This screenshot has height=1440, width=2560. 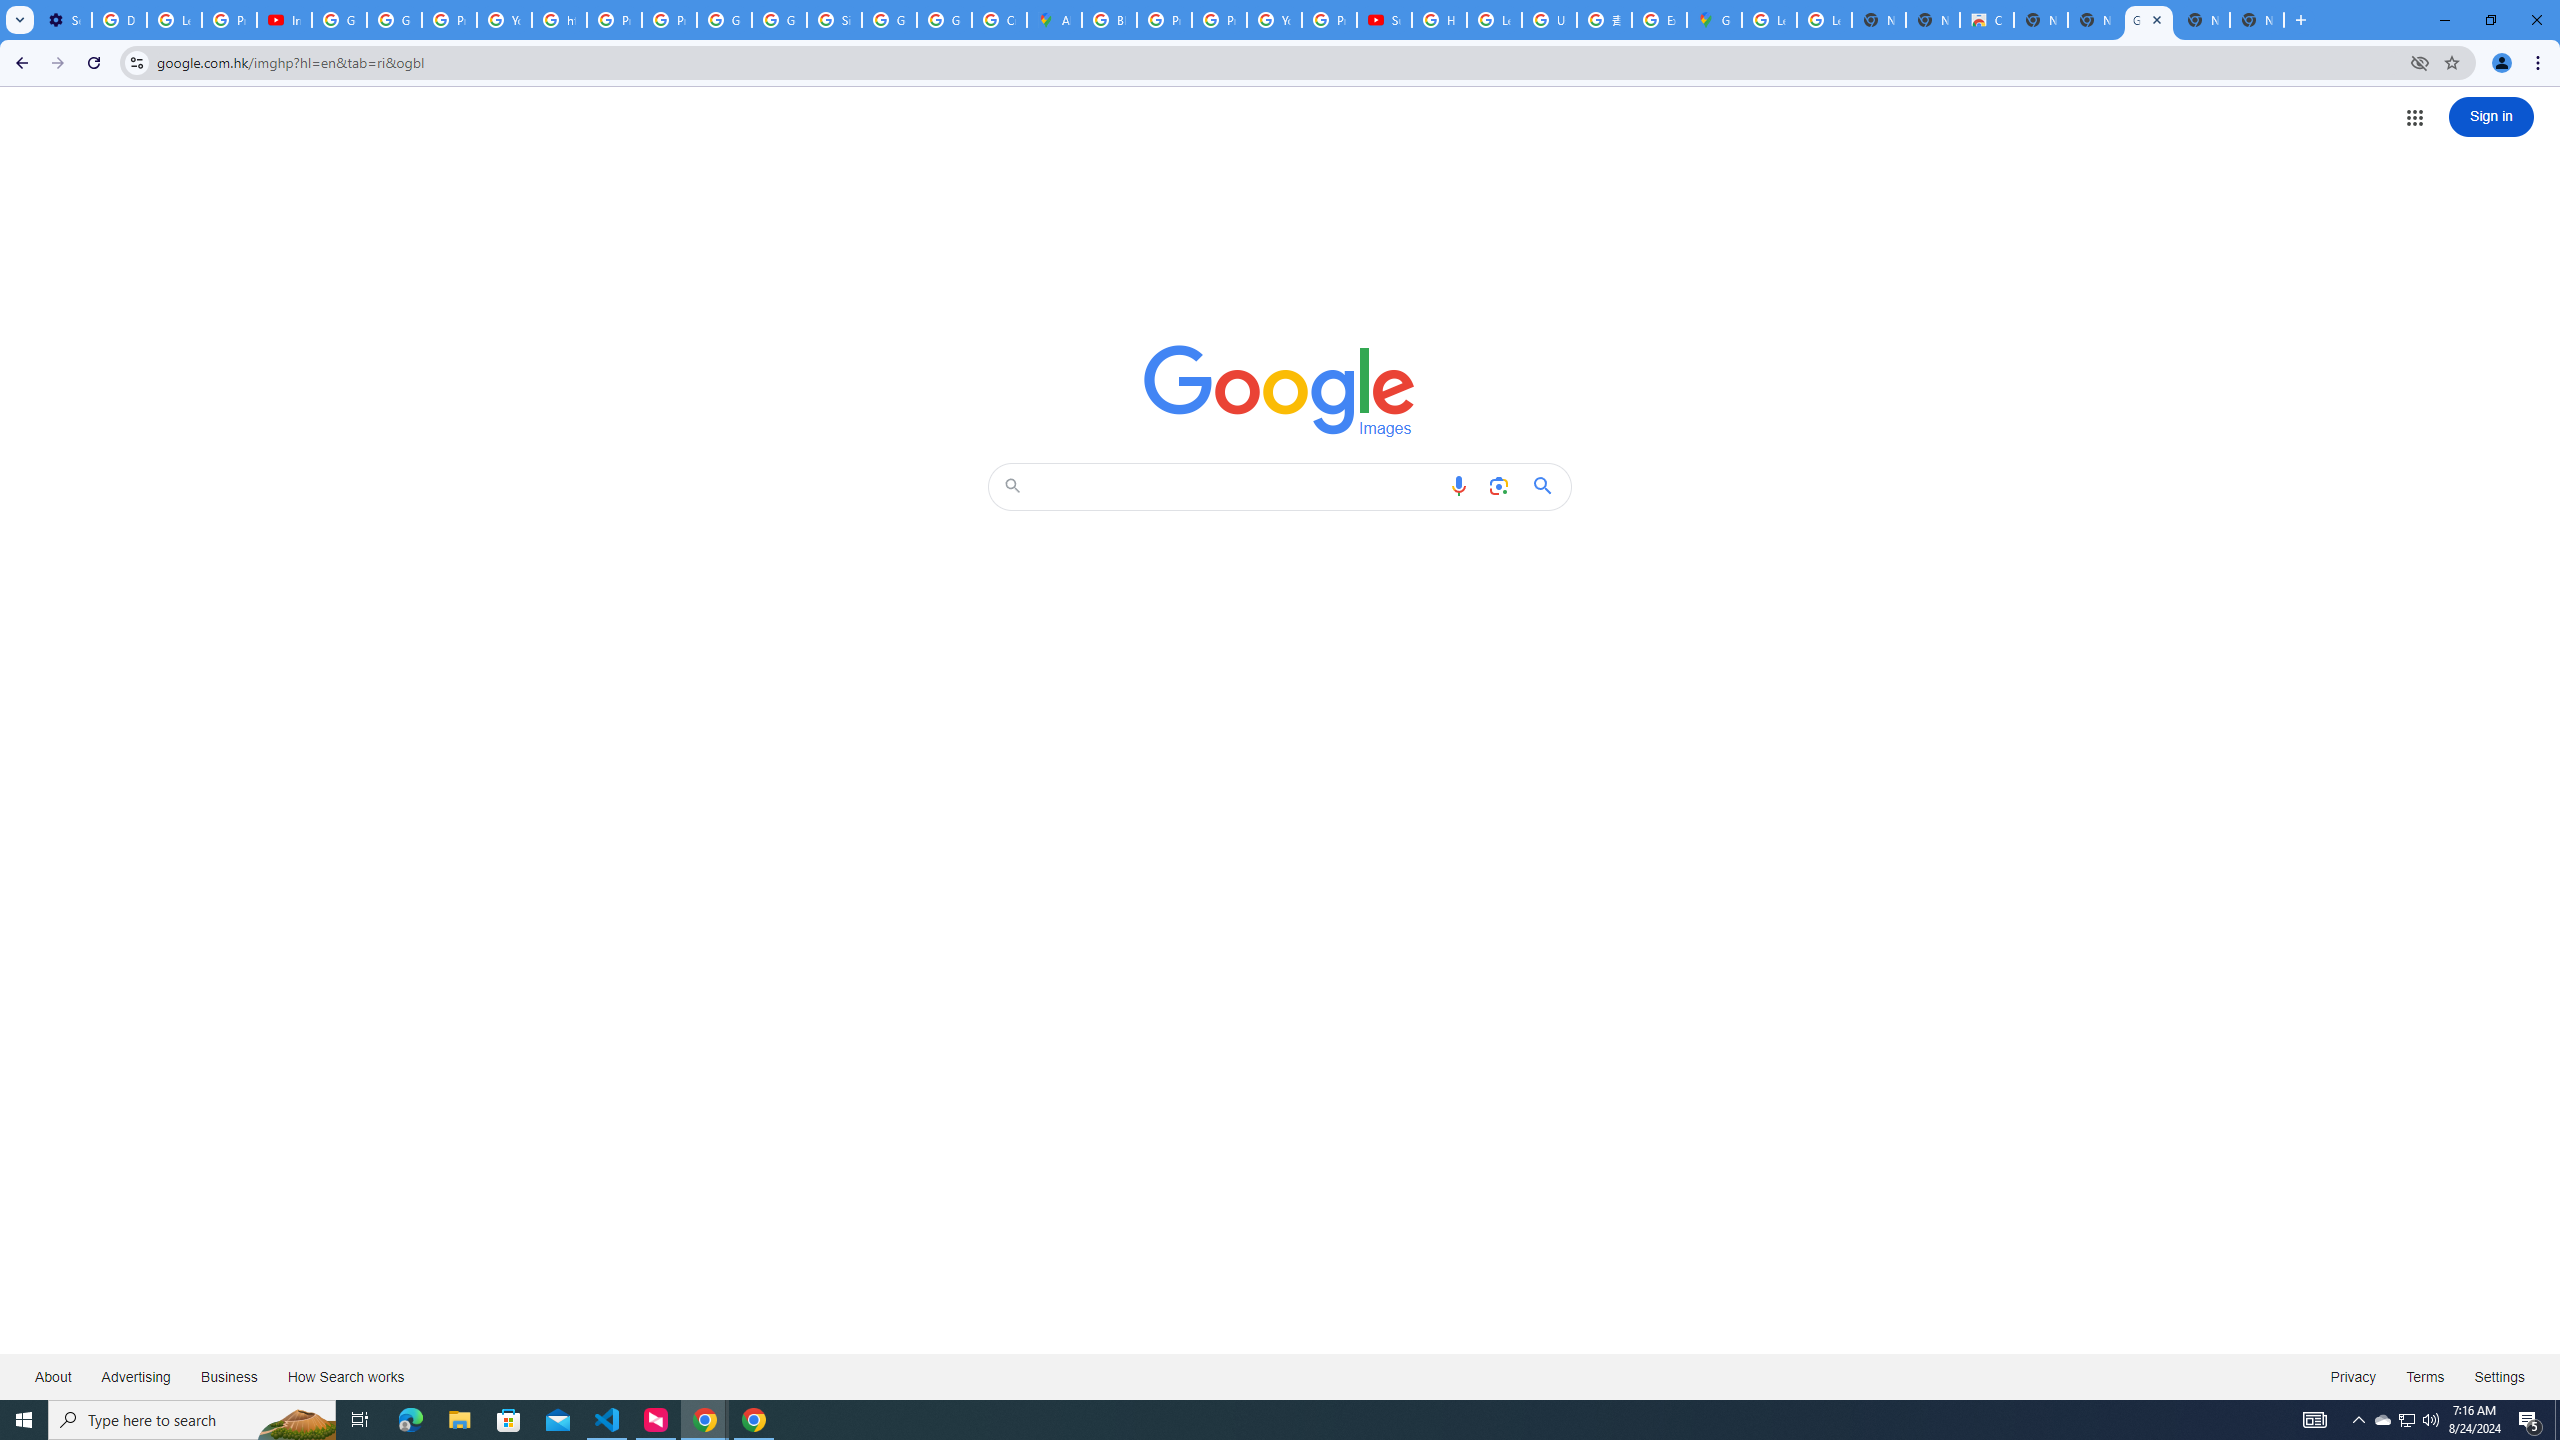 What do you see at coordinates (174, 19) in the screenshot?
I see `'Learn how to find your photos - Google Photos Help'` at bounding box center [174, 19].